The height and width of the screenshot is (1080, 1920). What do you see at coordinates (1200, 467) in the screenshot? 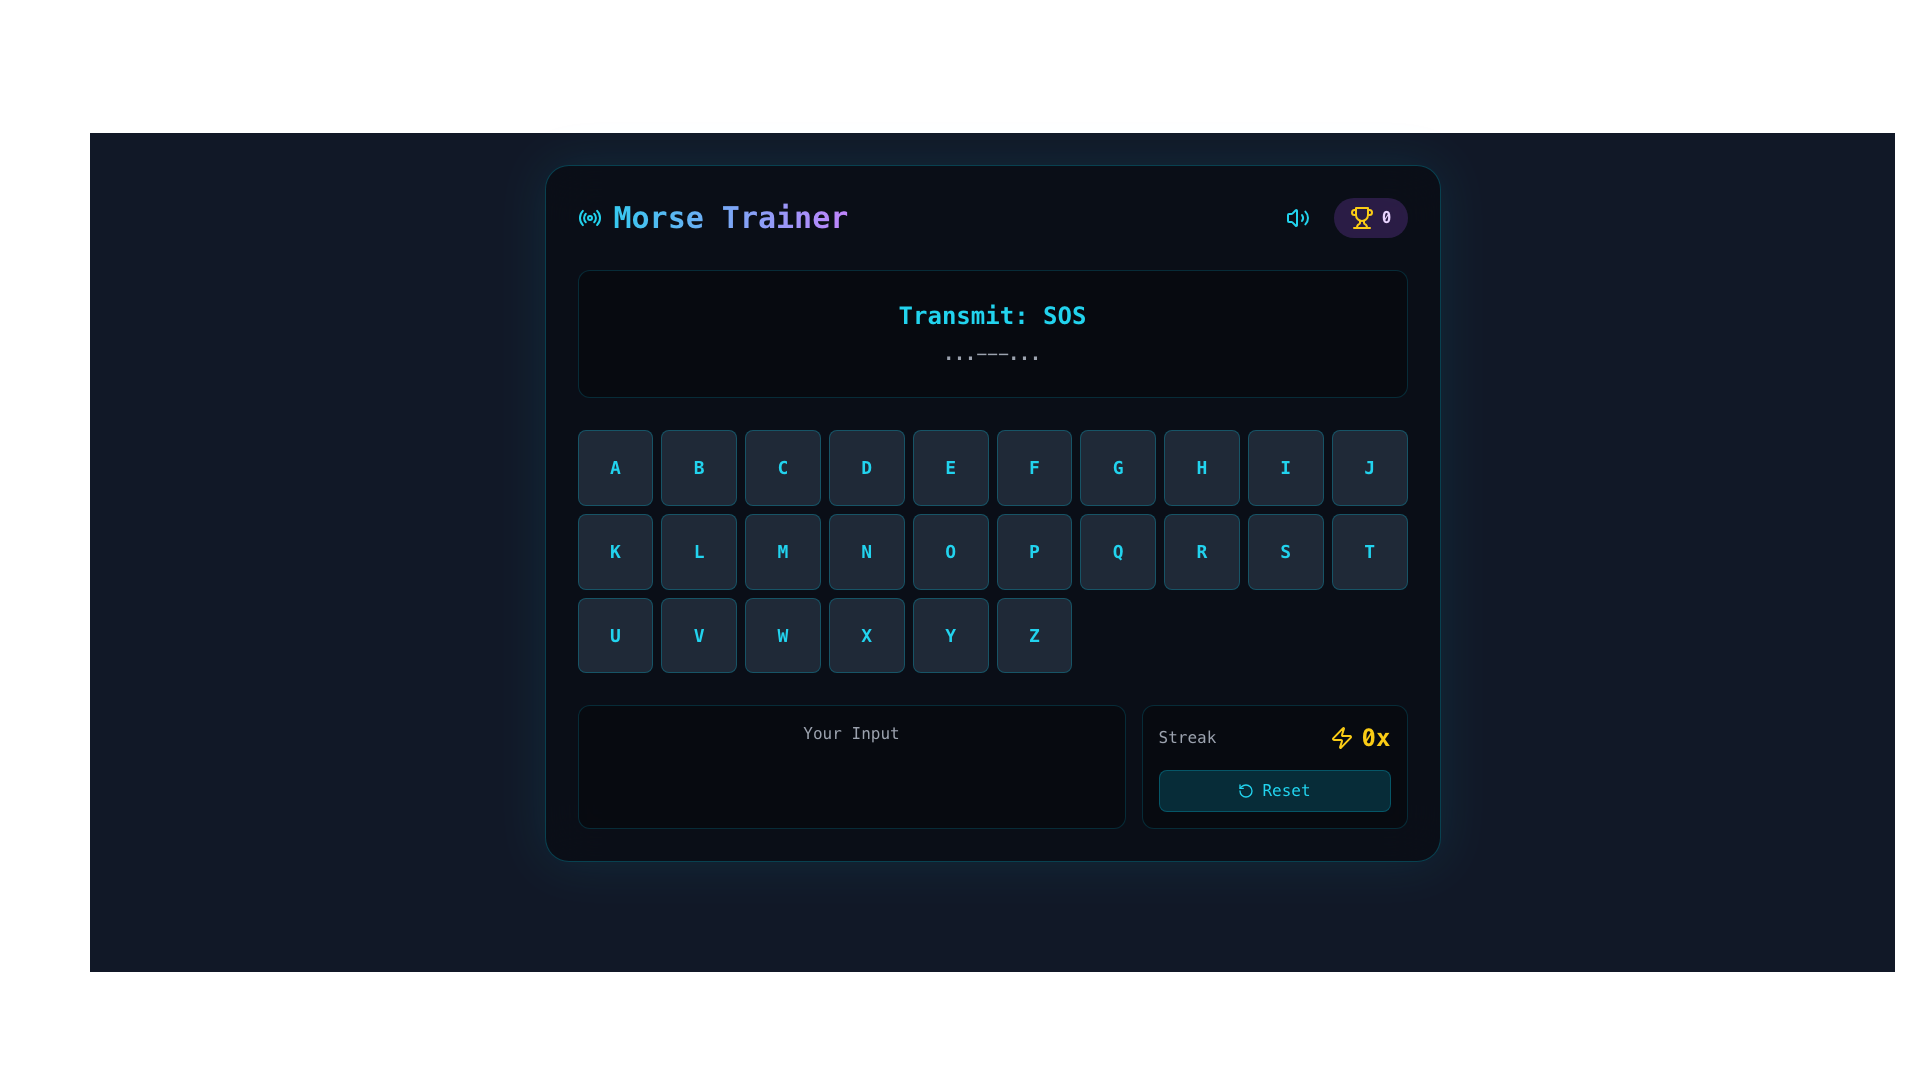
I see `the button labeled 'H', which is the eighth button in the first row of a grid of alphabetic buttons, located between 'G' and 'I'` at bounding box center [1200, 467].